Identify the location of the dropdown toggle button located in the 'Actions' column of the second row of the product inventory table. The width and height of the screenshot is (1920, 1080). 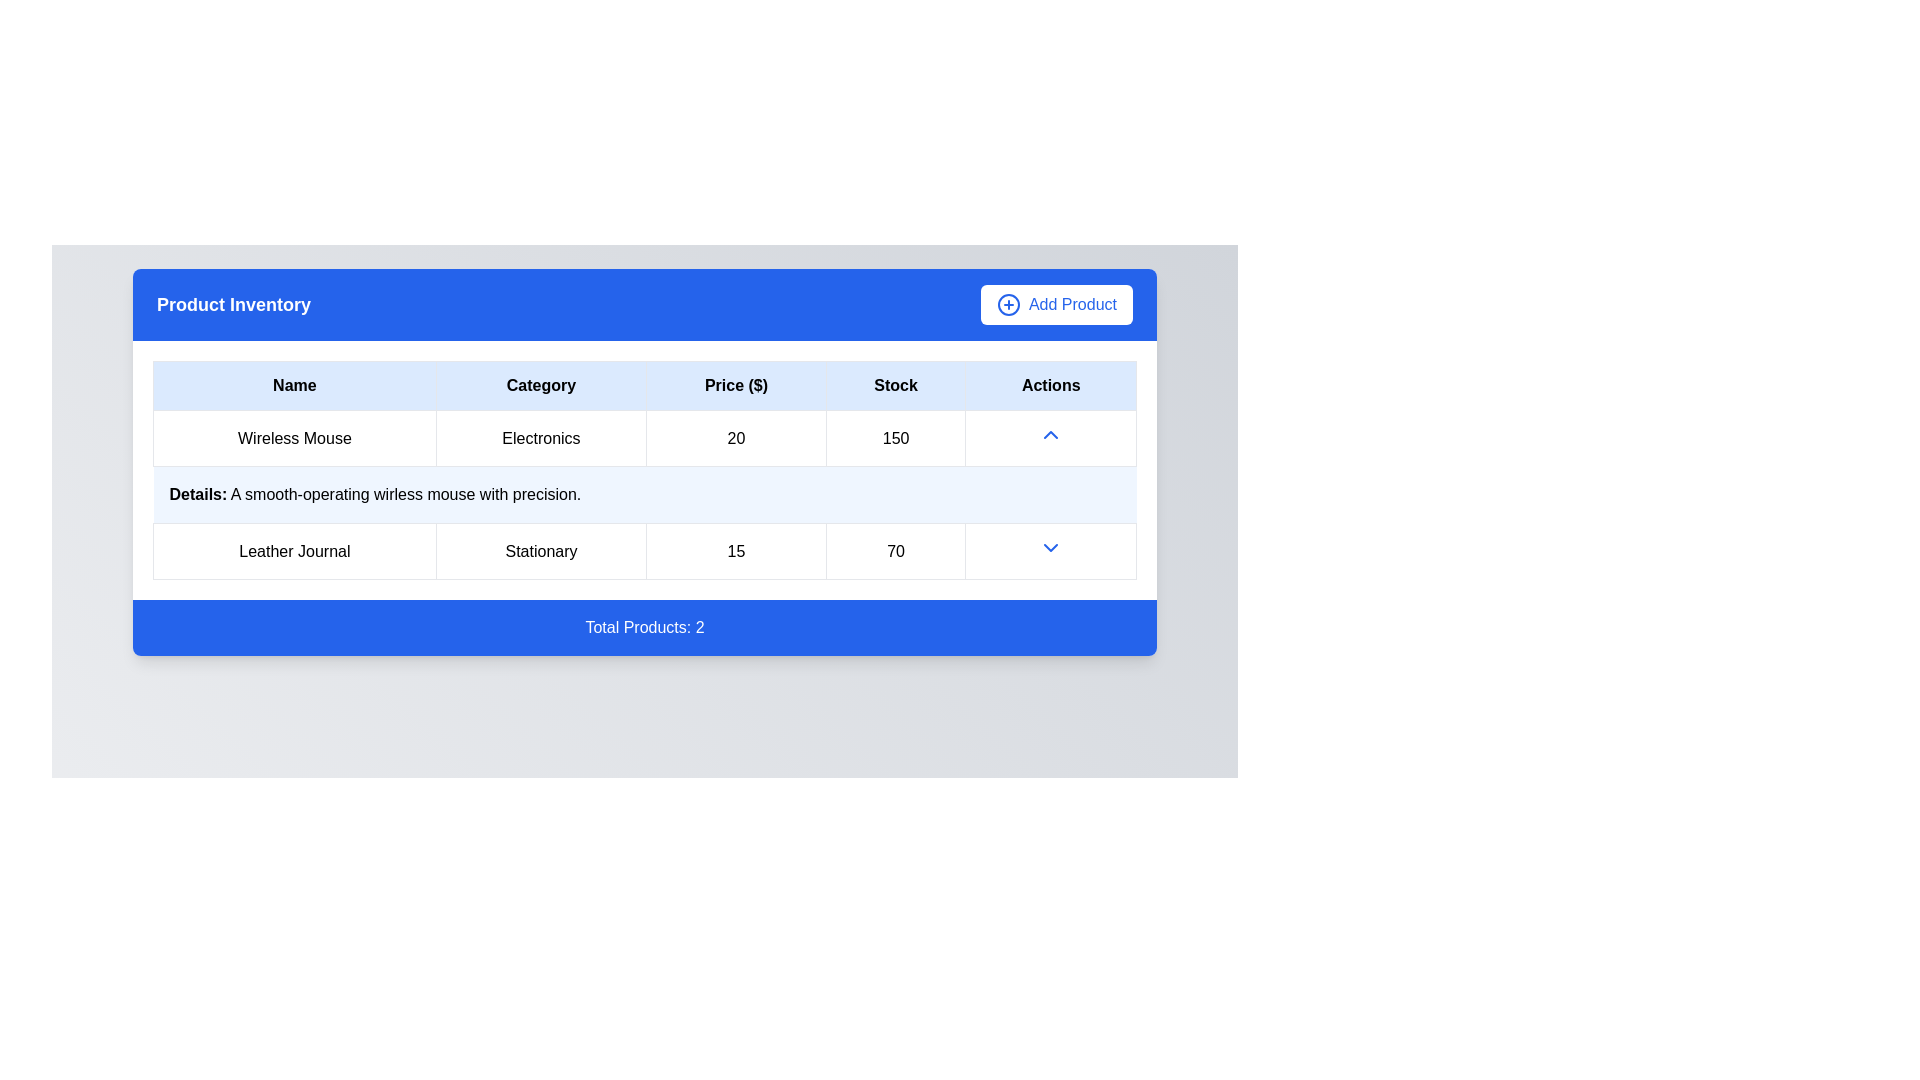
(1050, 547).